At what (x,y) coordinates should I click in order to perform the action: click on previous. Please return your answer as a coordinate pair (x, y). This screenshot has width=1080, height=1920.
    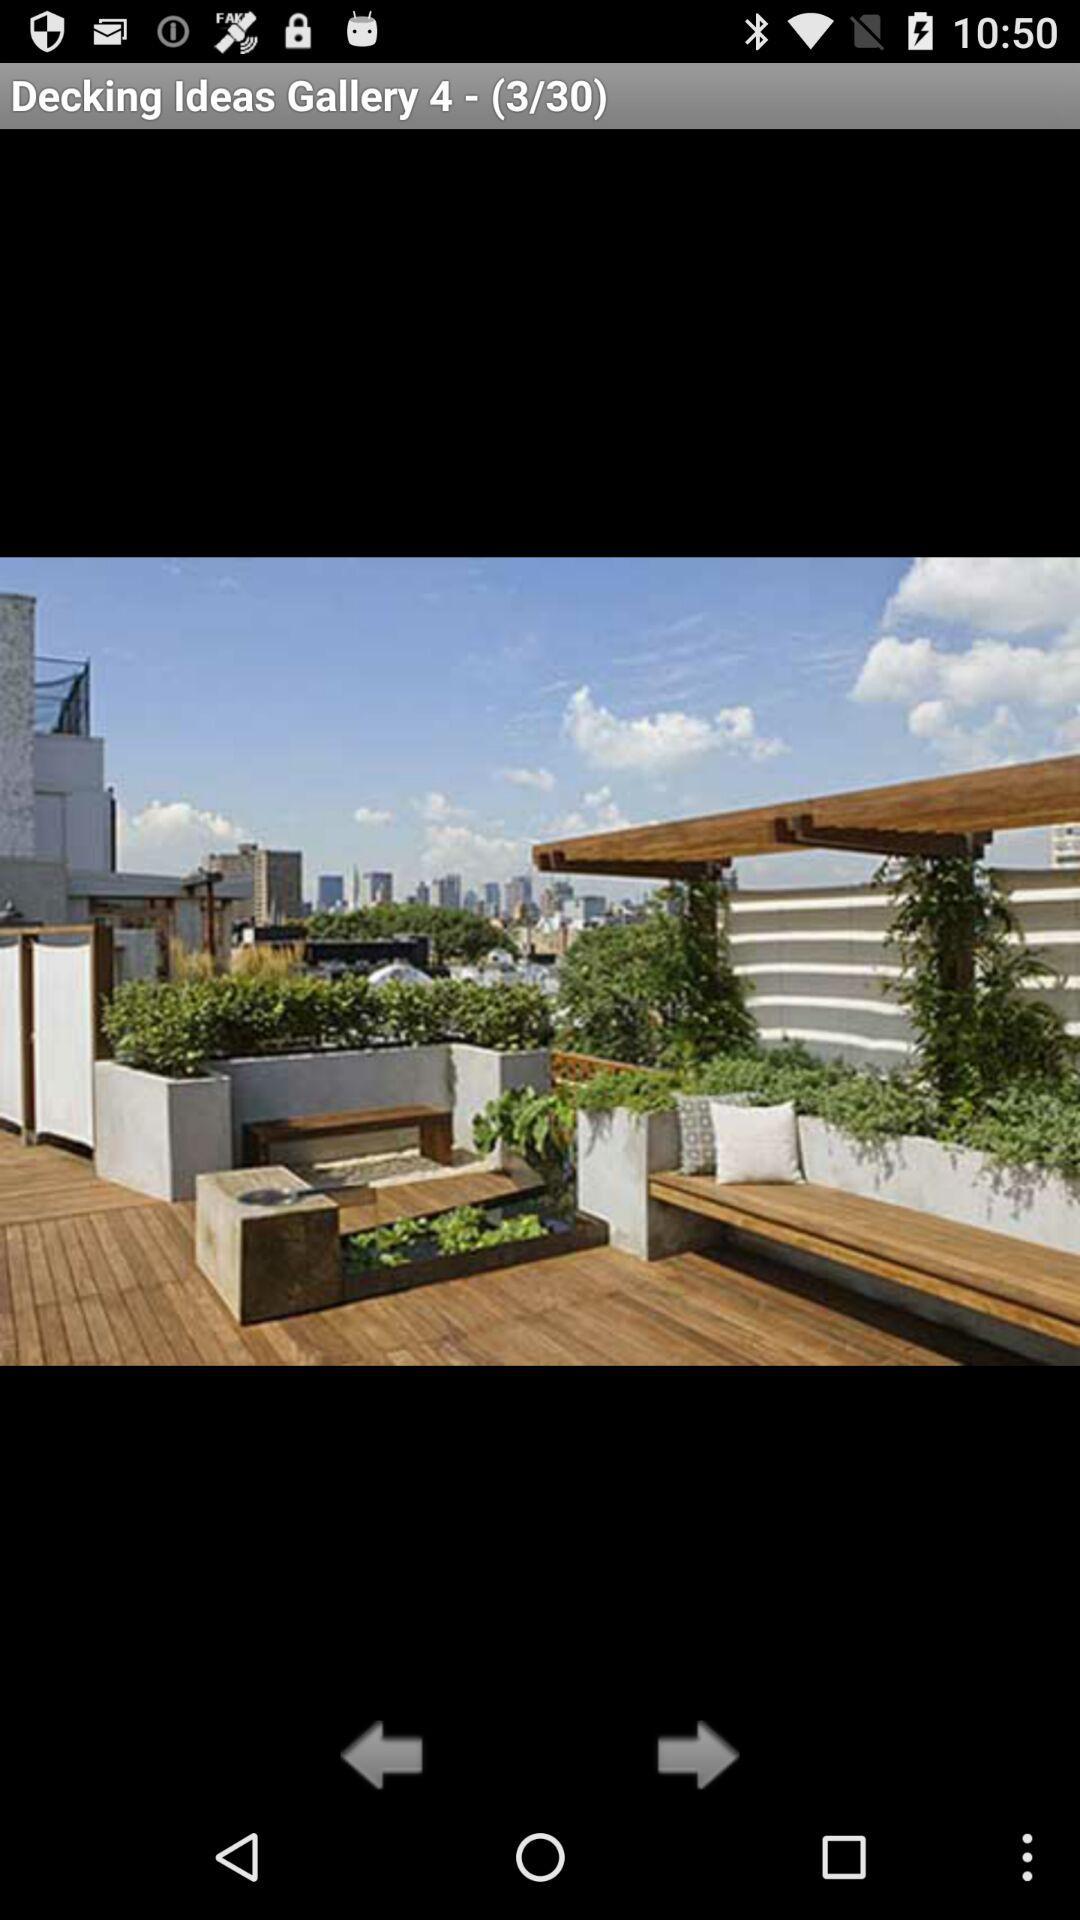
    Looking at the image, I should click on (387, 1756).